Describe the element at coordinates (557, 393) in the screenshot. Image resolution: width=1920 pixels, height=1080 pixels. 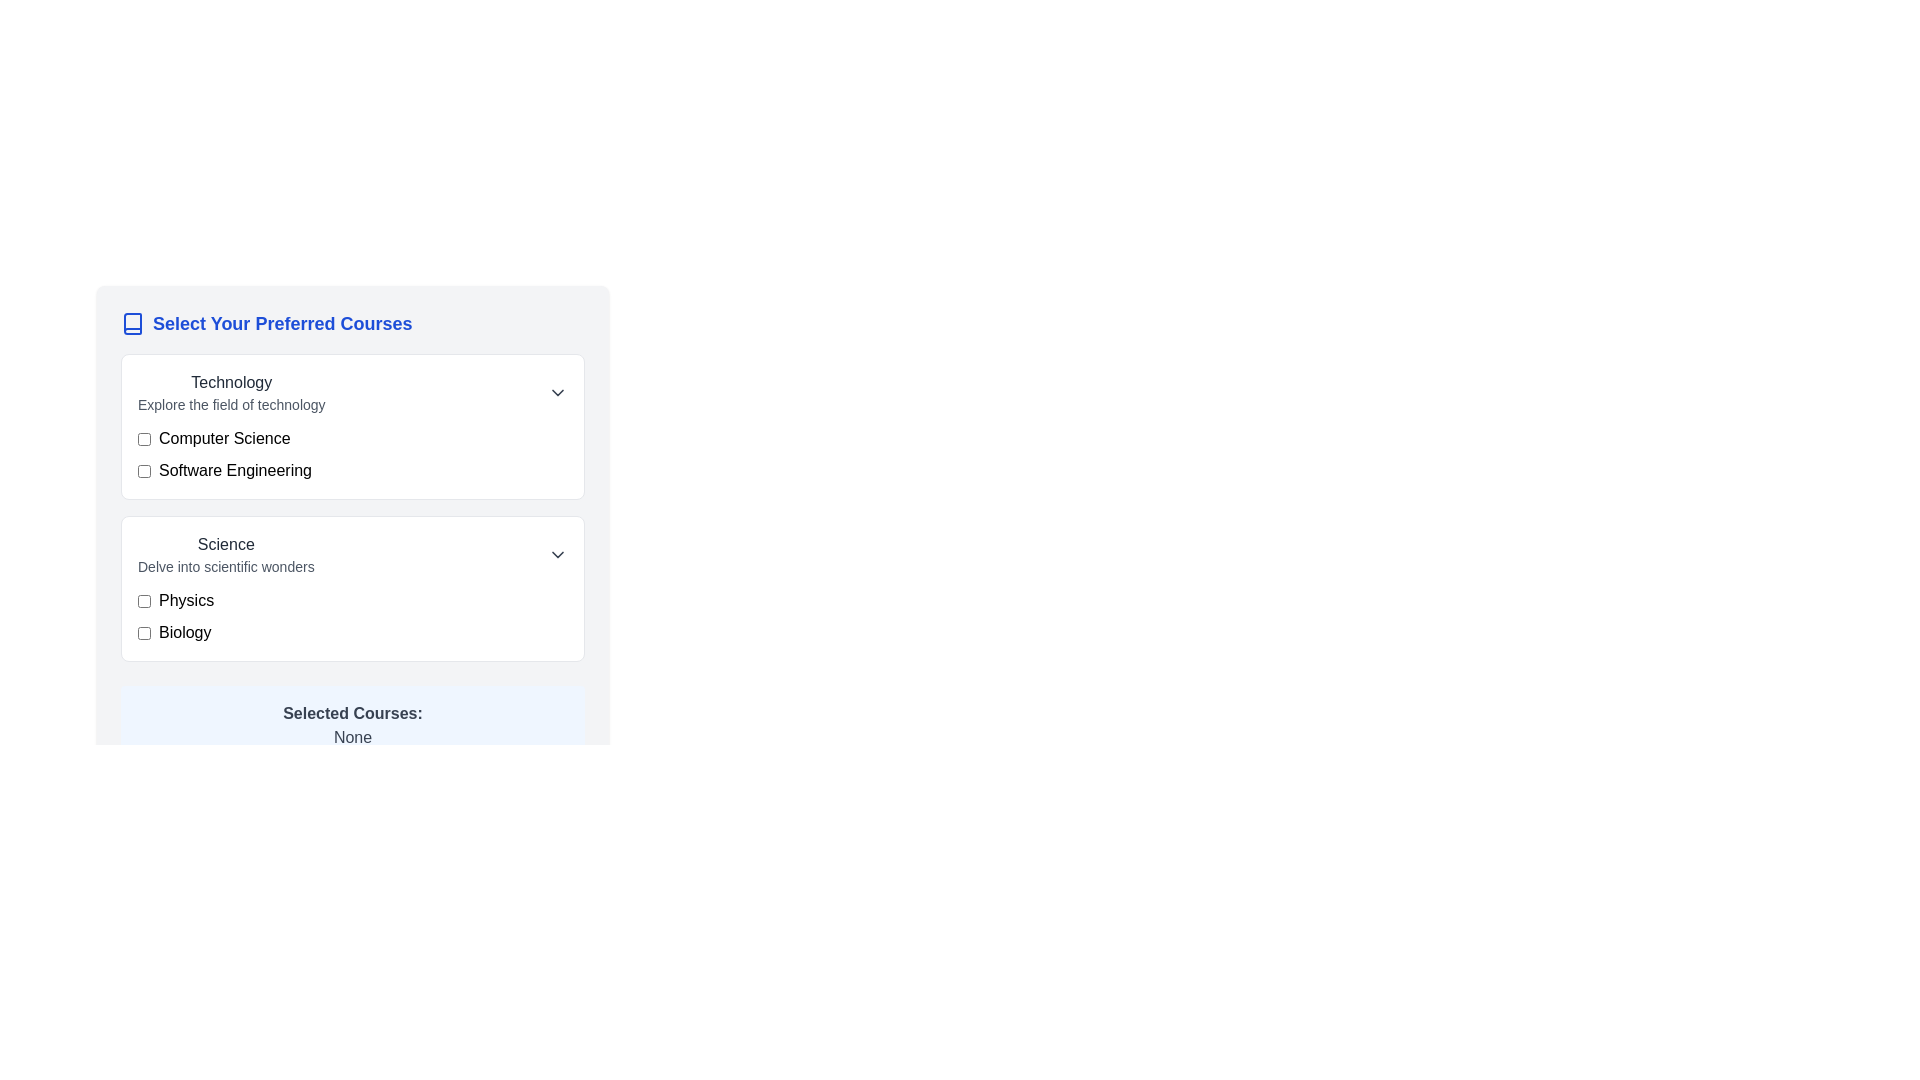
I see `the downward-facing chevron icon in the button structure located at the rightmost side of the 'Technology' section` at that location.